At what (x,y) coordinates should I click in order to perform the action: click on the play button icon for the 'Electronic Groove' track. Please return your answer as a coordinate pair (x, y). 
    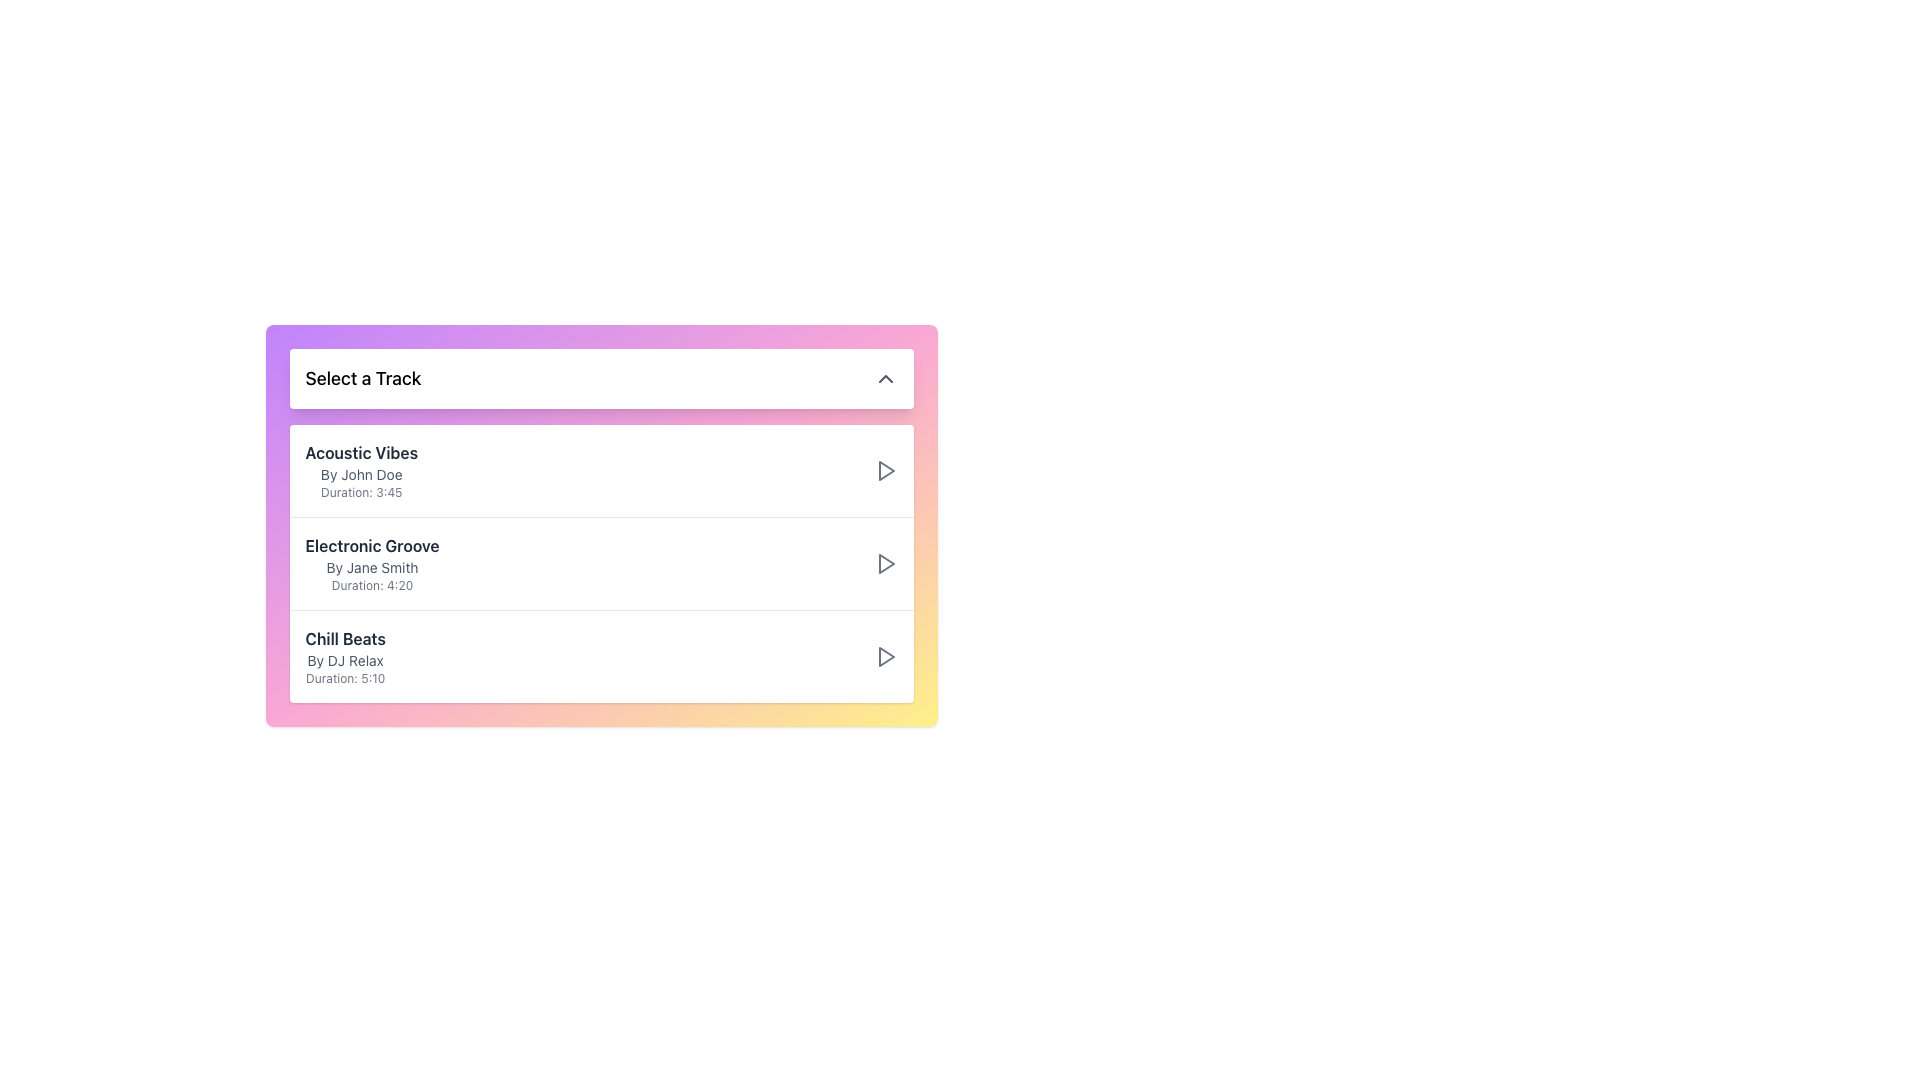
    Looking at the image, I should click on (885, 563).